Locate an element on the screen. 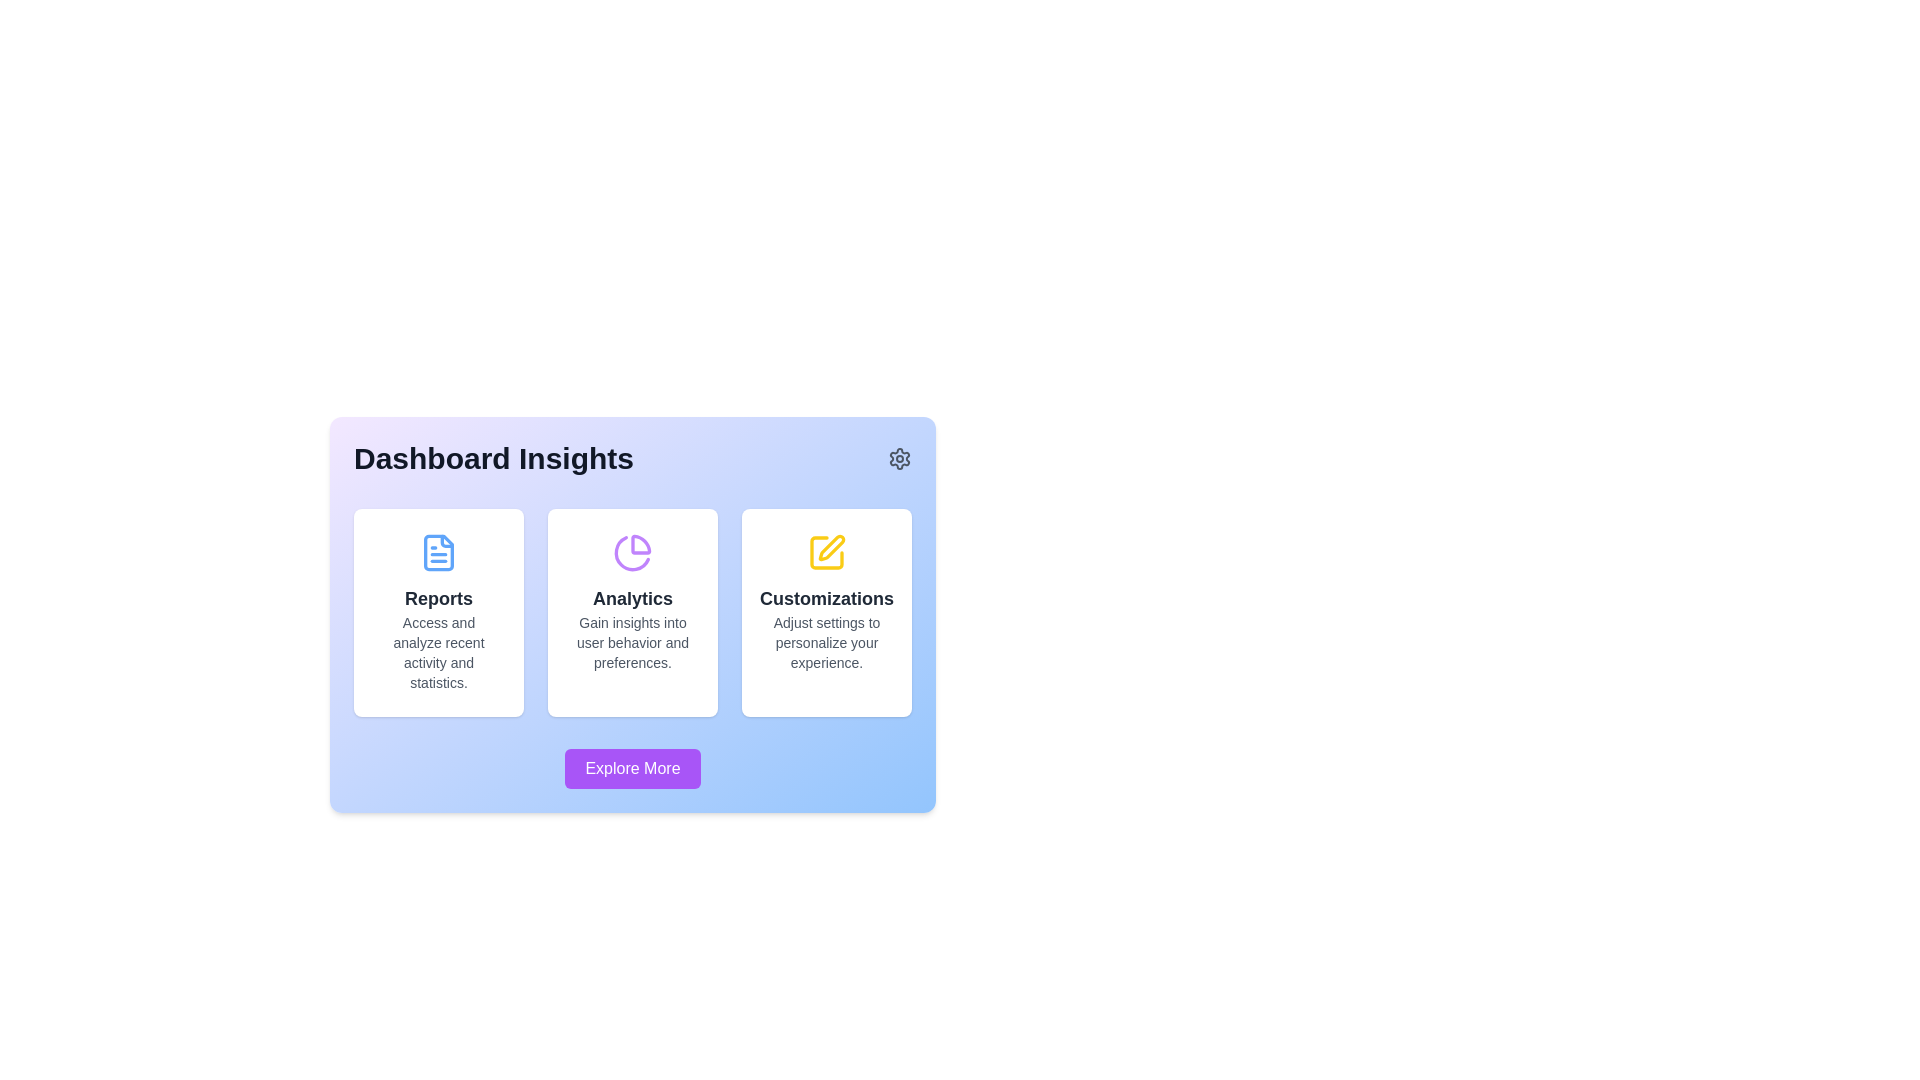 The image size is (1920, 1080). the customization icon located at the top center of the 'Customizations' card within the 'Dashboard Insights' section is located at coordinates (826, 552).